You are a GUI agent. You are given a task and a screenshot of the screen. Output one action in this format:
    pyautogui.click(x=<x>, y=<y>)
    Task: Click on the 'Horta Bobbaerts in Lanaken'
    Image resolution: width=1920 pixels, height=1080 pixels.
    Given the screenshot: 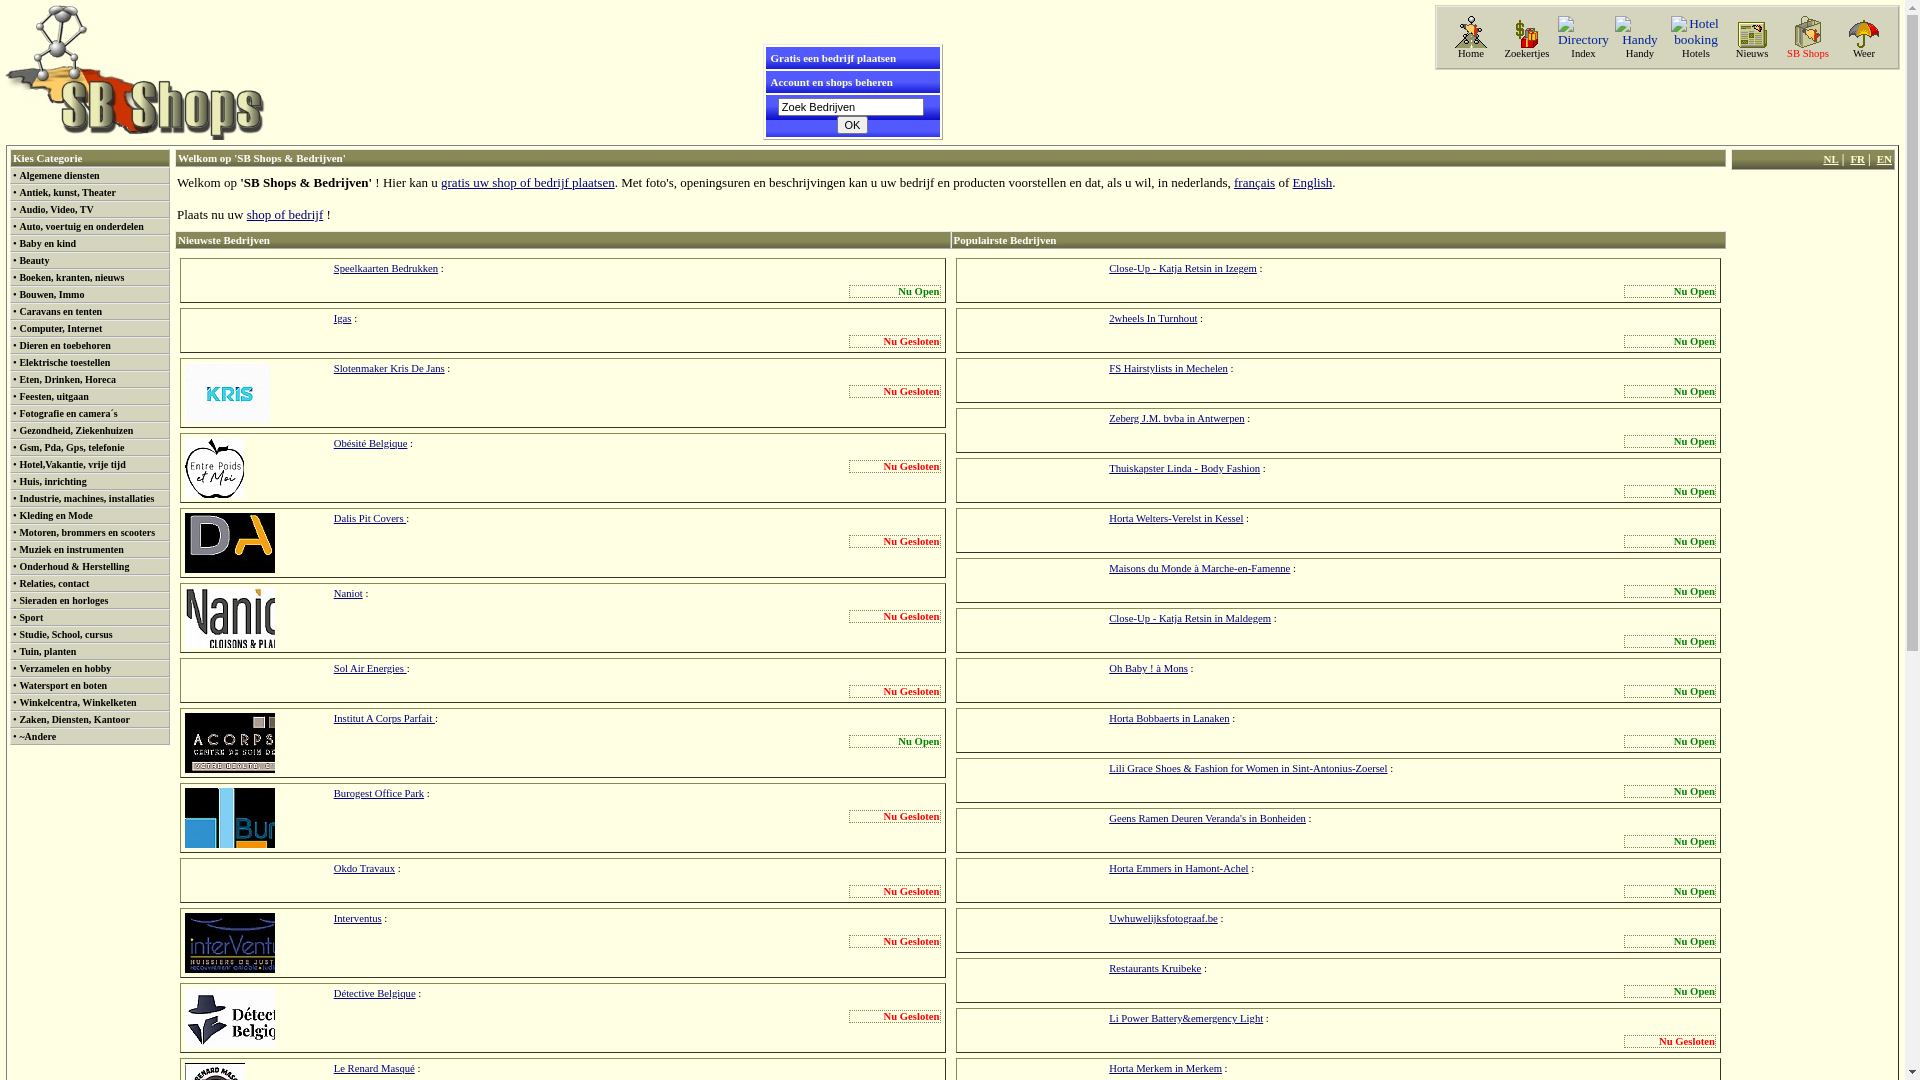 What is the action you would take?
    pyautogui.click(x=1107, y=717)
    